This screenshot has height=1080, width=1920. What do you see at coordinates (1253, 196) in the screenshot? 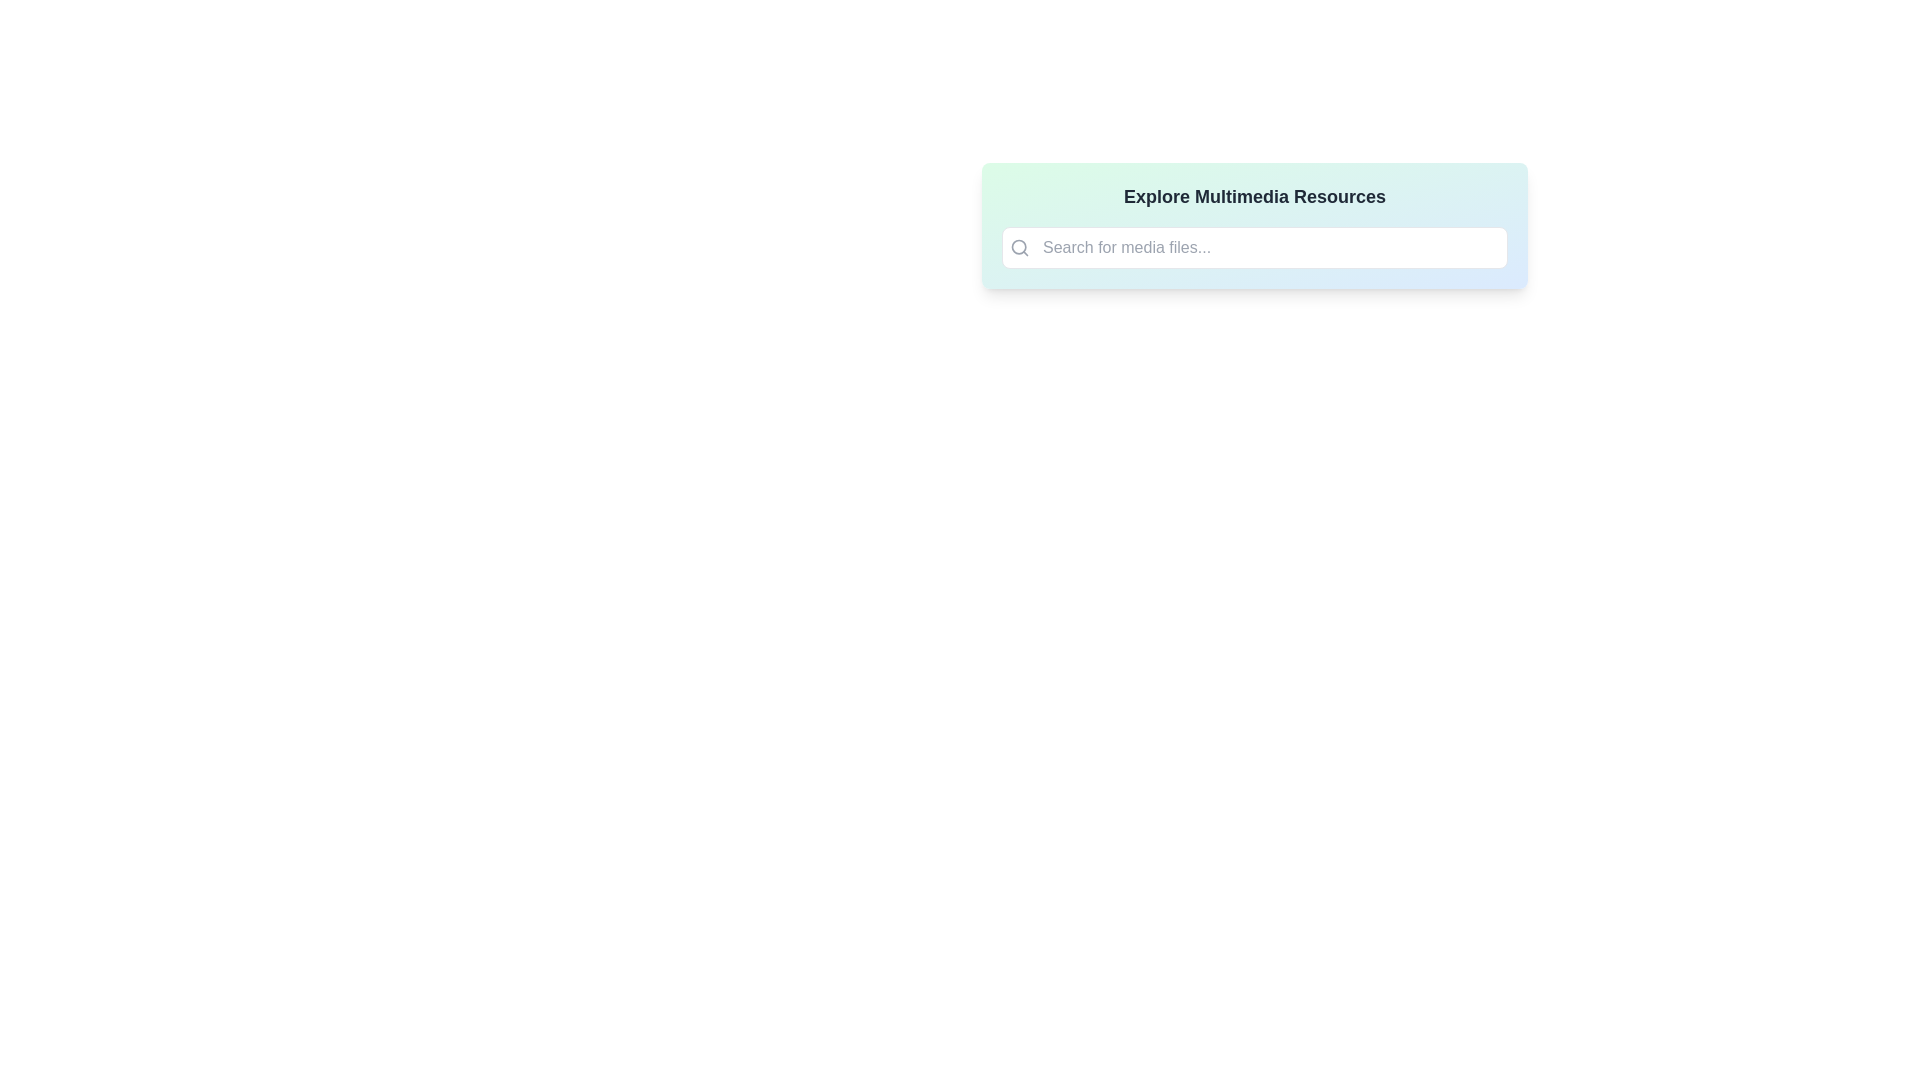
I see `the static text element with the heading 'Explore Multimedia Resources' which is styled in bold, large sans-serif font and dark gray color, positioned centrally above a search bar in a gradient-colored card` at bounding box center [1253, 196].